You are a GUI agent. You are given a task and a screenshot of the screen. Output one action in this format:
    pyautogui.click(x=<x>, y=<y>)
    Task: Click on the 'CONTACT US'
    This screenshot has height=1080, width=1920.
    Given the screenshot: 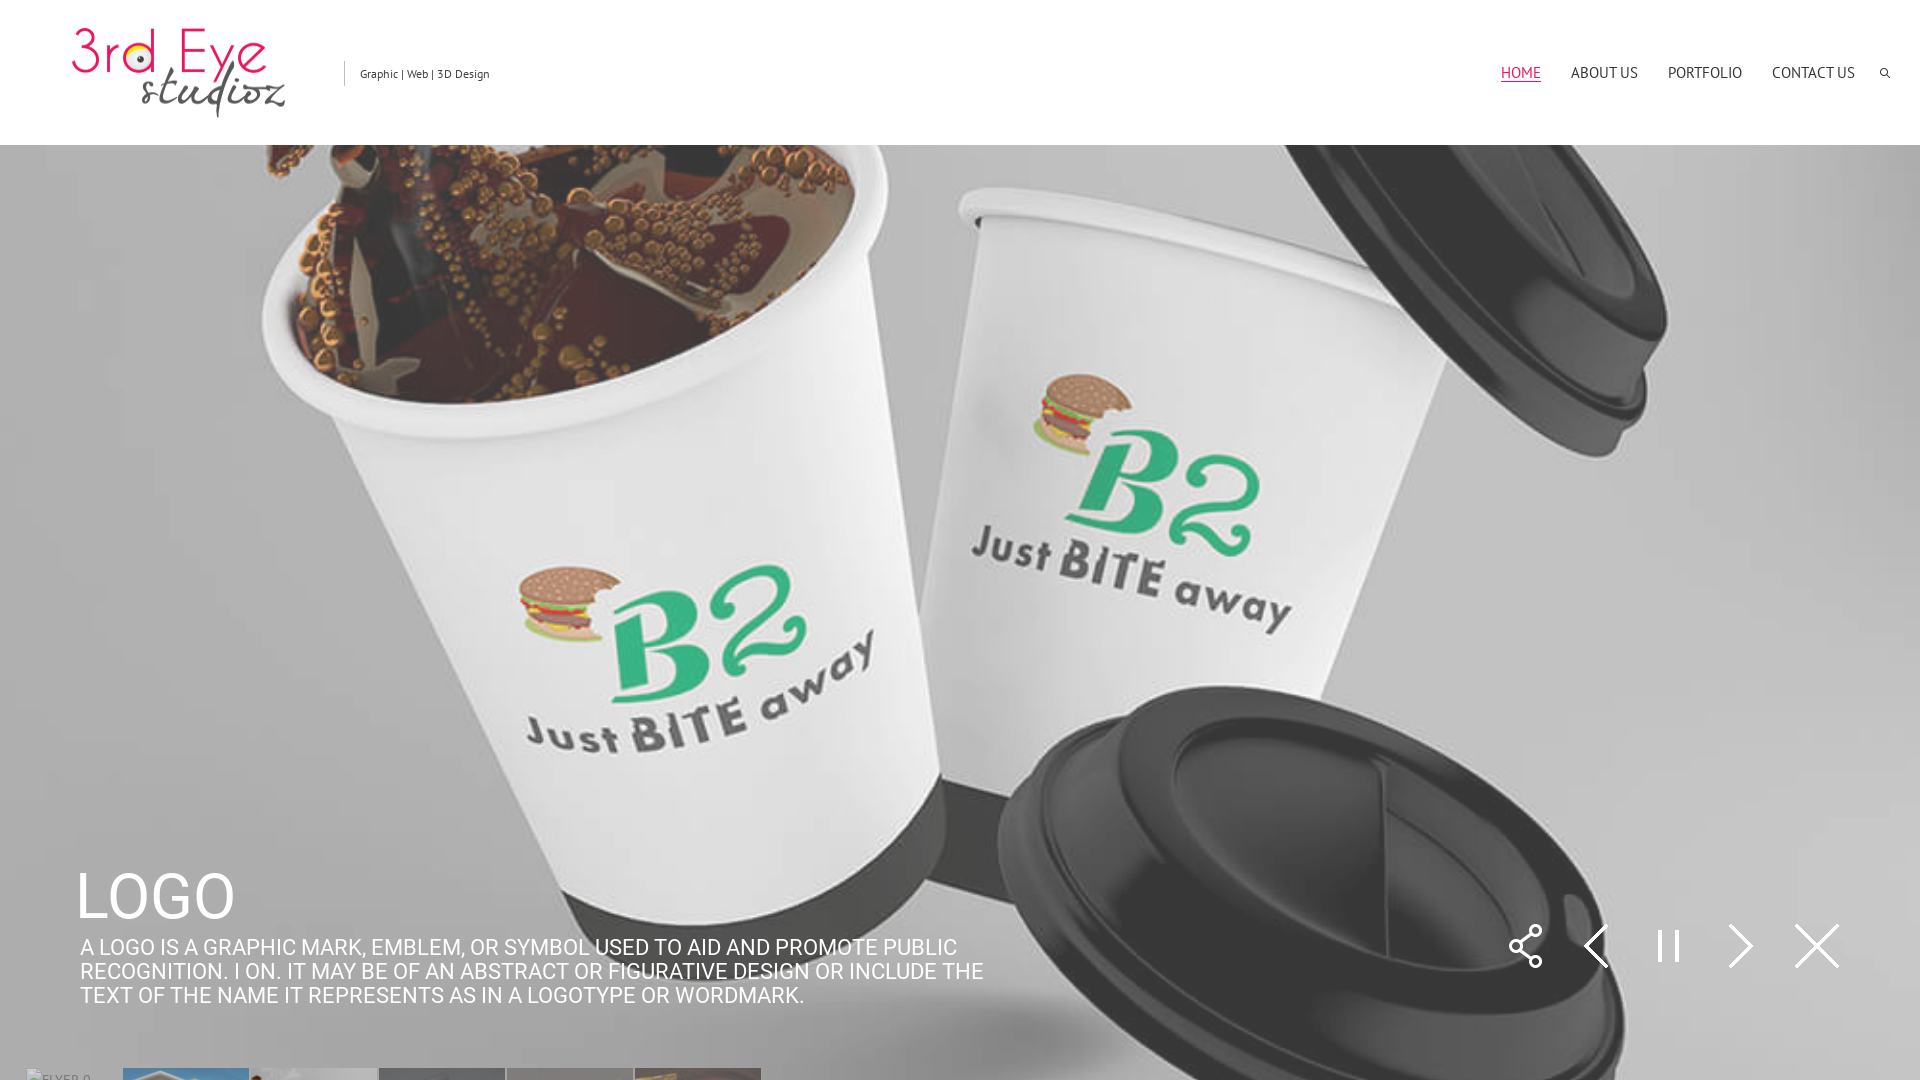 What is the action you would take?
    pyautogui.click(x=1813, y=71)
    